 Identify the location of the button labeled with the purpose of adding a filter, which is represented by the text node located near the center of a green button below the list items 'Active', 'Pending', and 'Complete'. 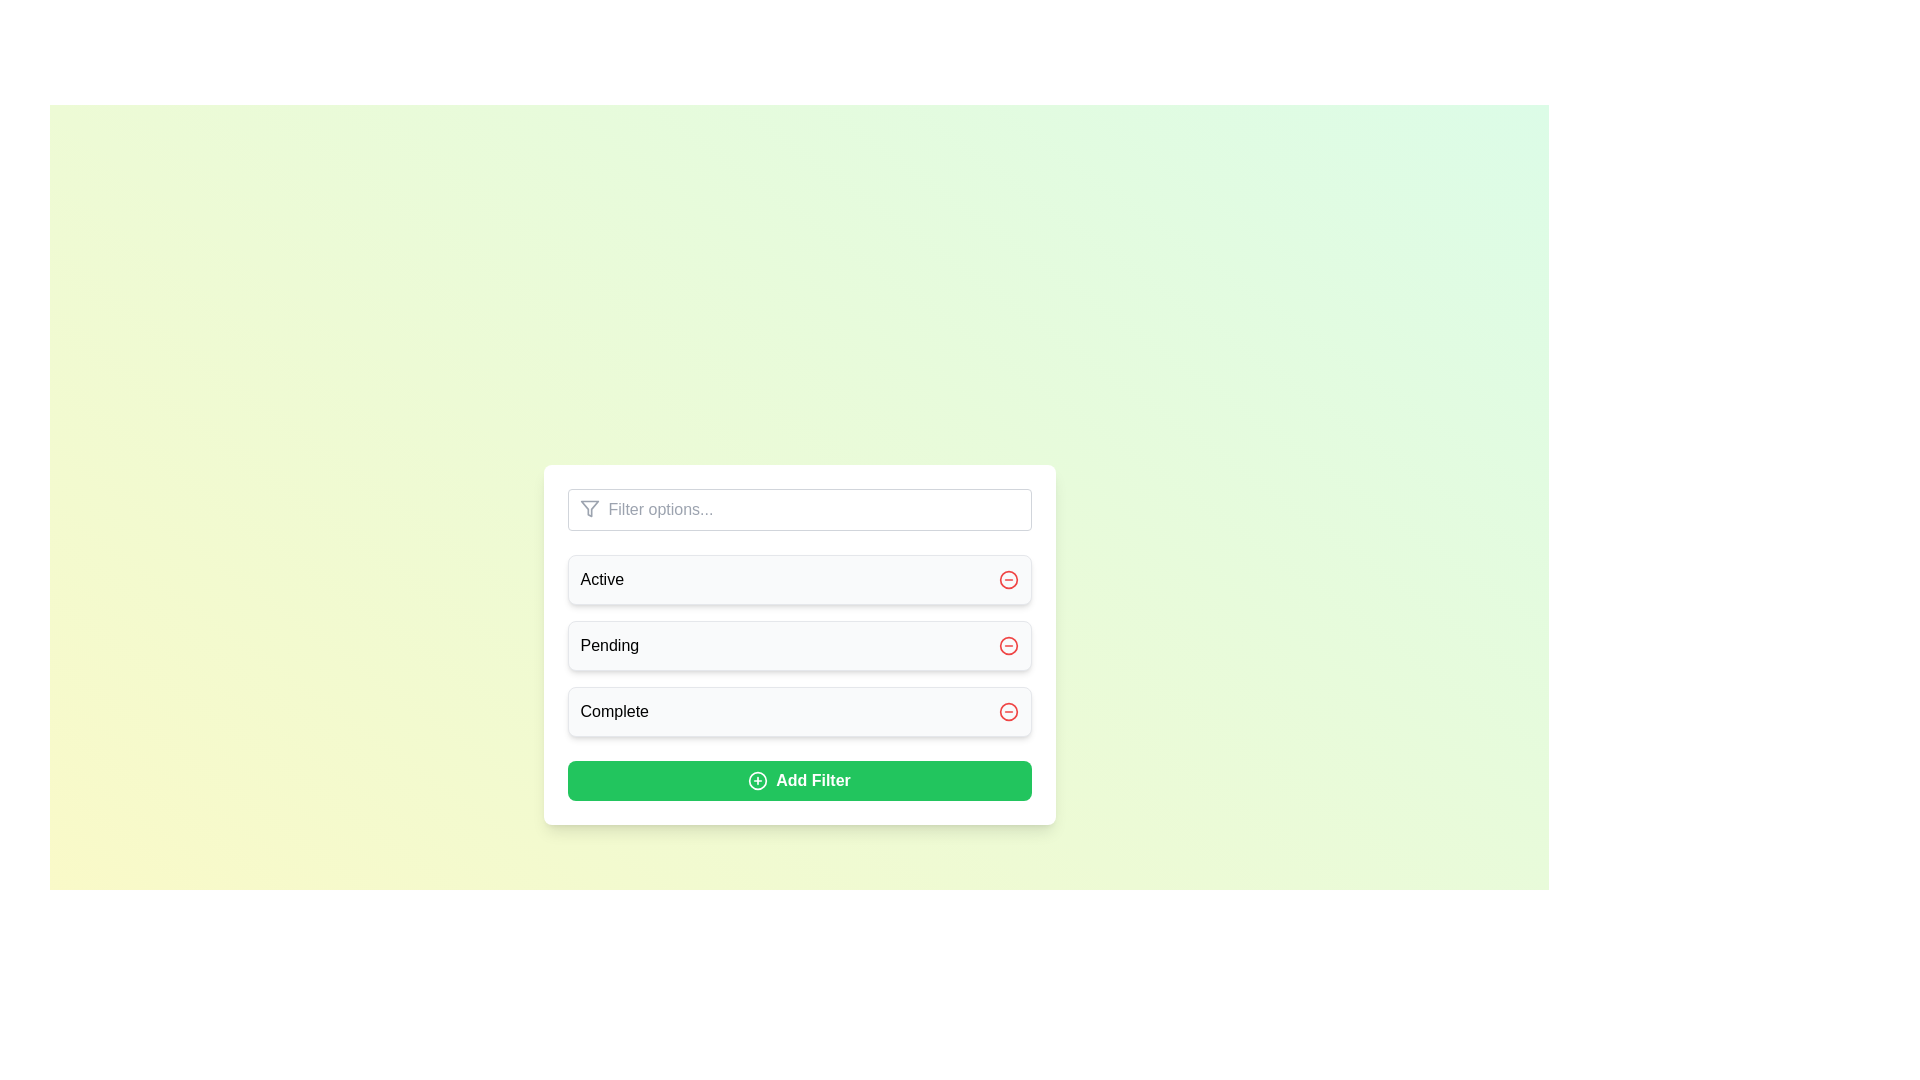
(813, 779).